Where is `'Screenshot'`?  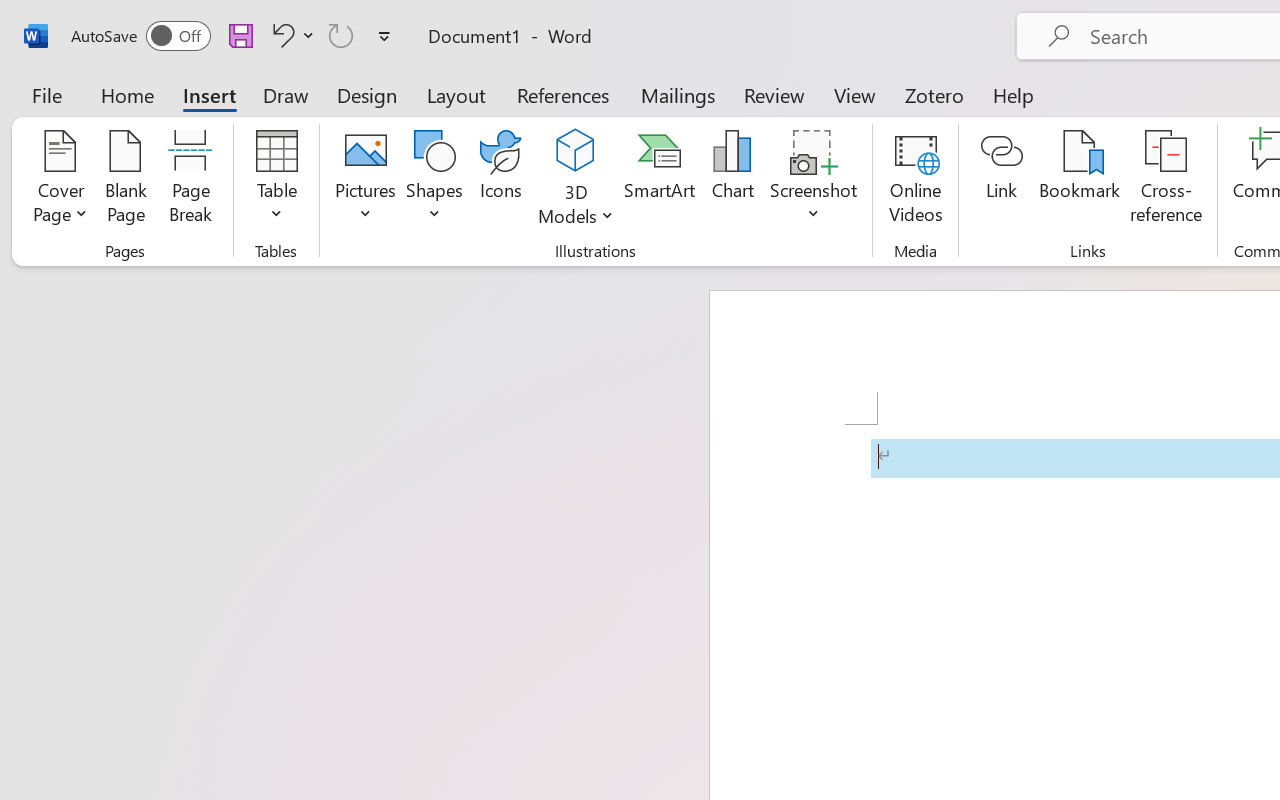
'Screenshot' is located at coordinates (814, 179).